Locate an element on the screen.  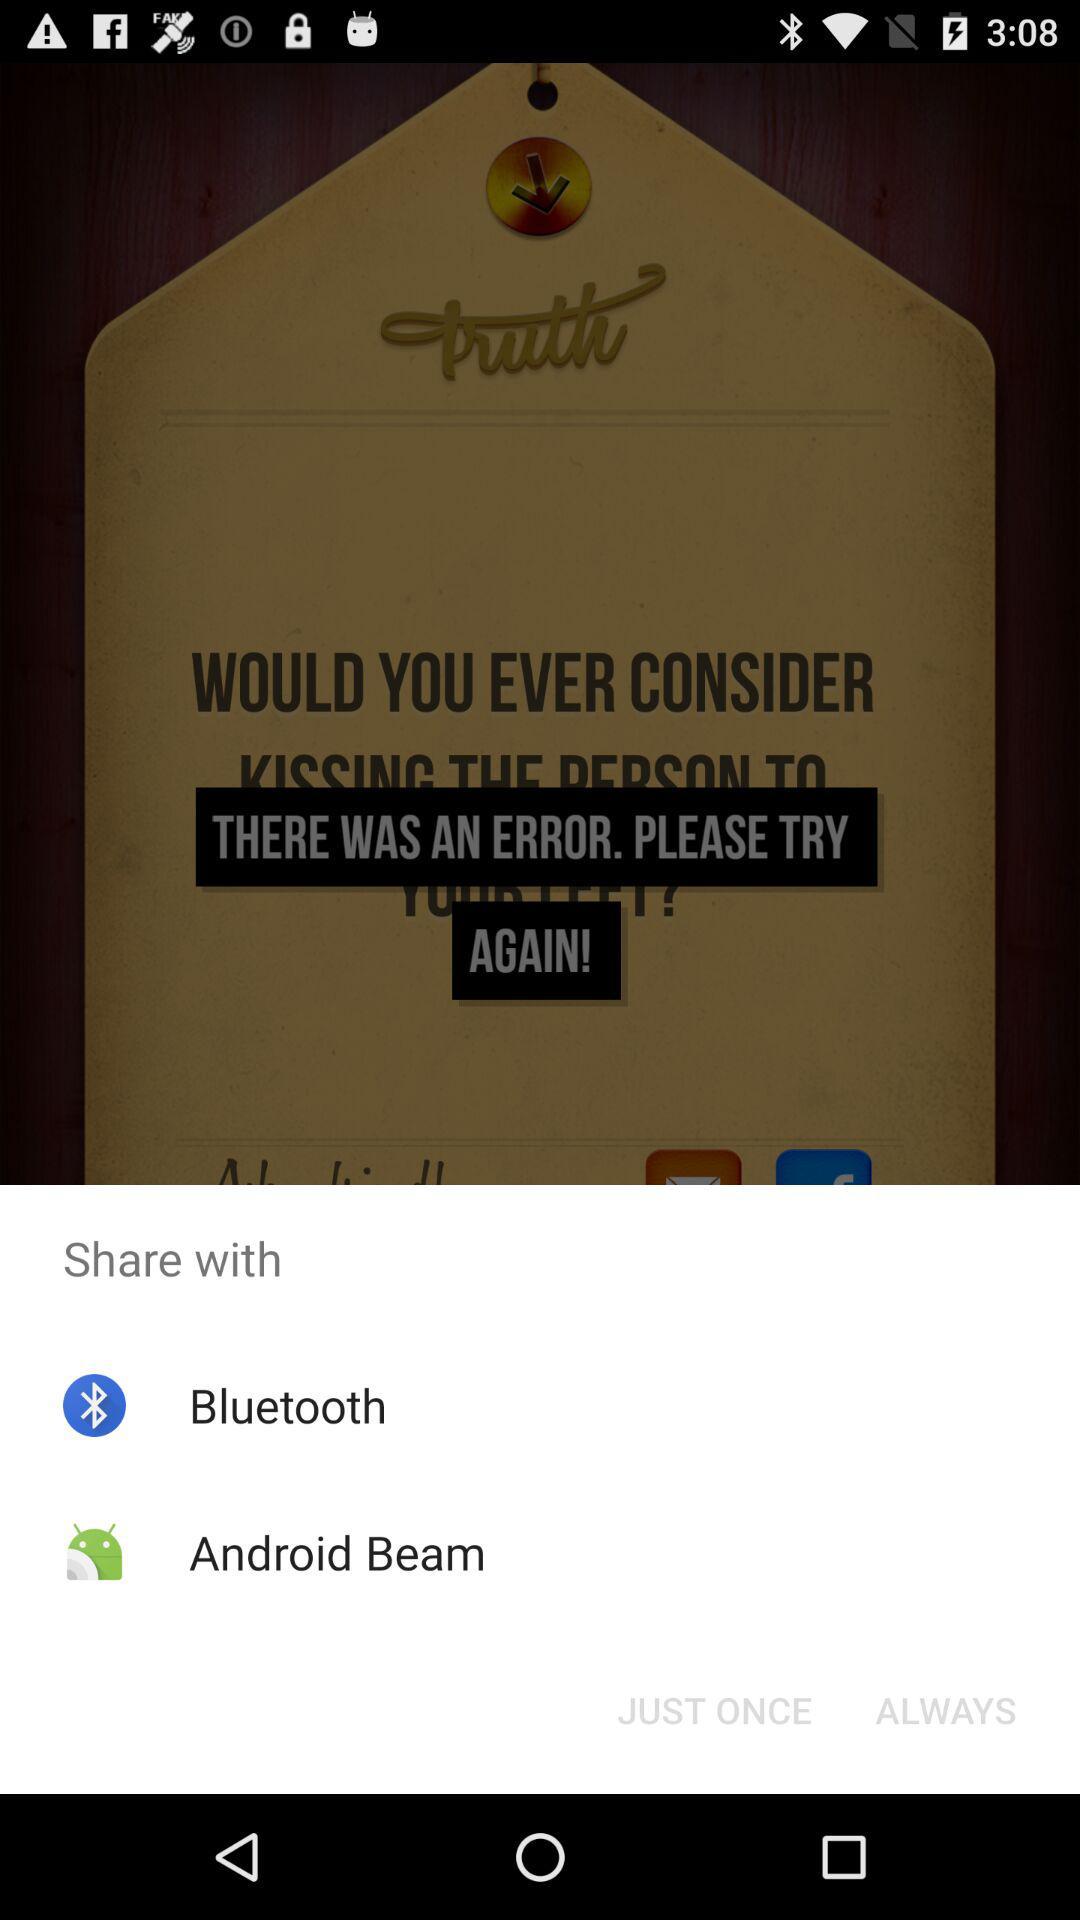
the bluetooth icon is located at coordinates (288, 1404).